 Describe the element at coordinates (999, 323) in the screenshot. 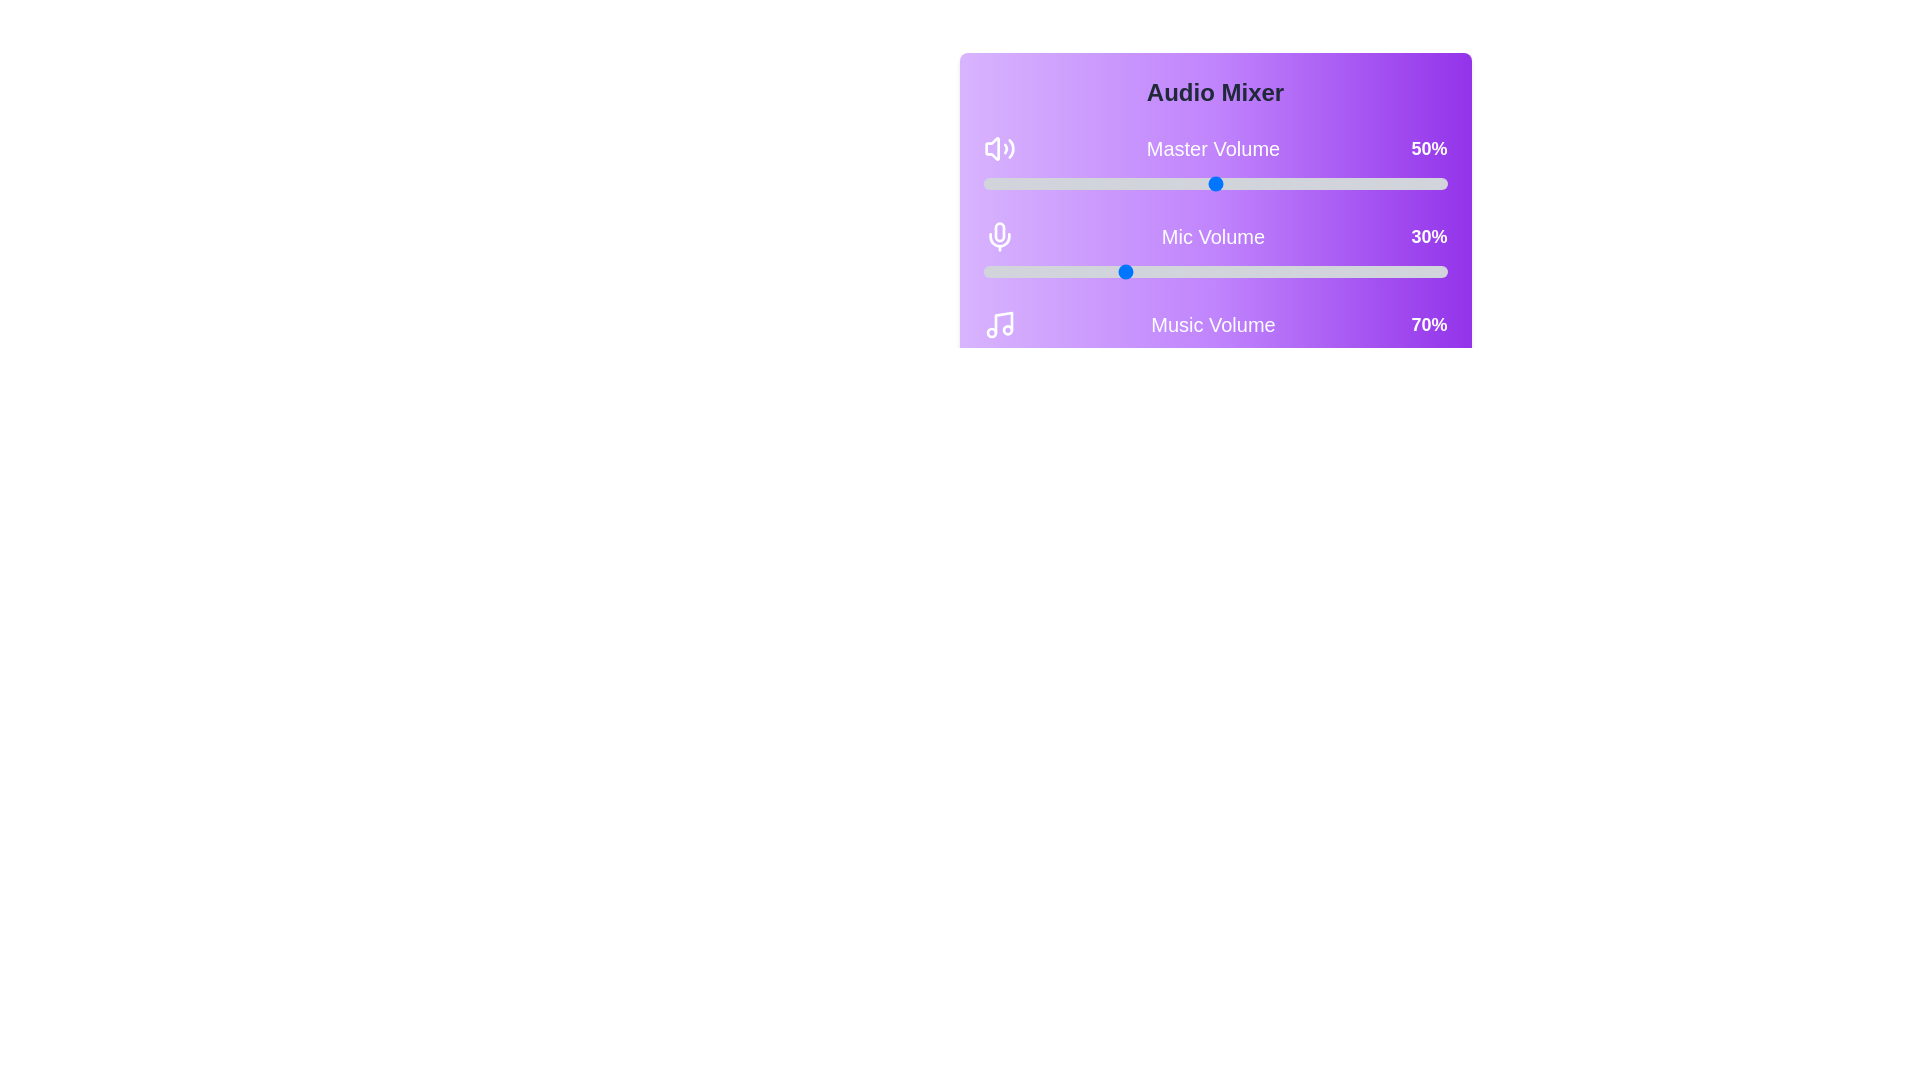

I see `the music volume icon located in the lower portion of the purple toolbar labeled 'Audio Mixer', which is the leftmost element before the title 'Music Volume' and the '70%' value indicator` at that location.